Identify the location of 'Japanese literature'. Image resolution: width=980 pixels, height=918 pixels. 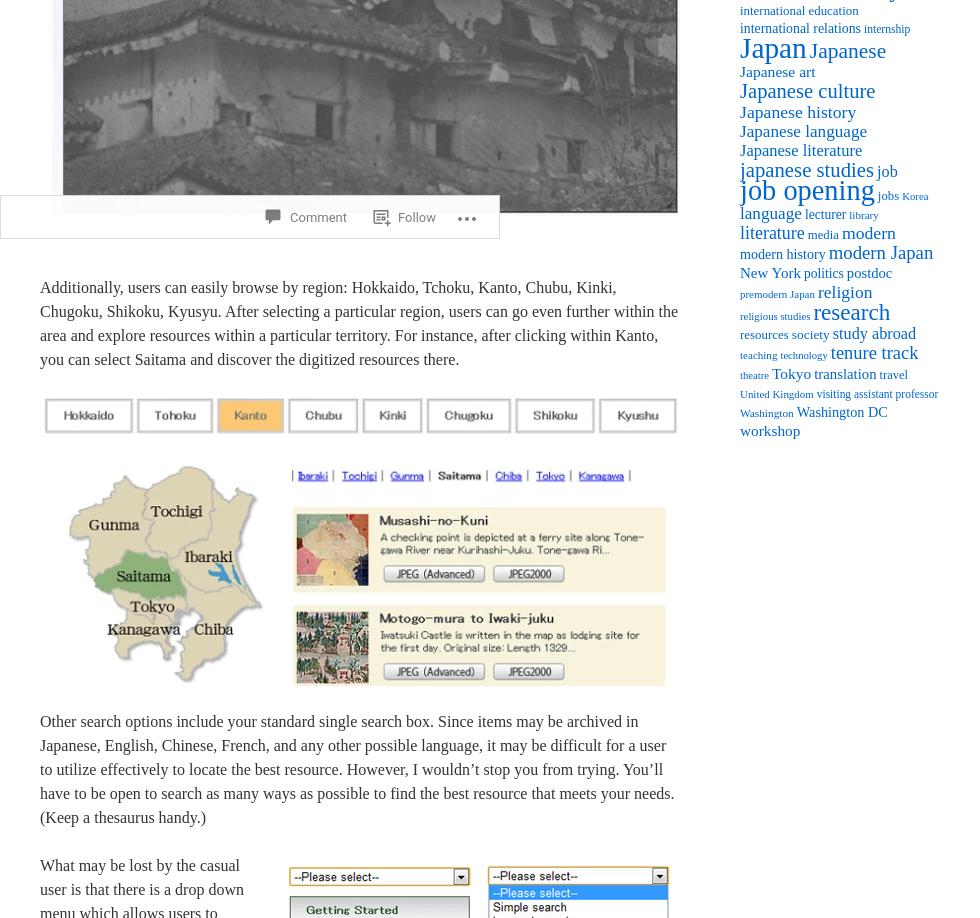
(800, 149).